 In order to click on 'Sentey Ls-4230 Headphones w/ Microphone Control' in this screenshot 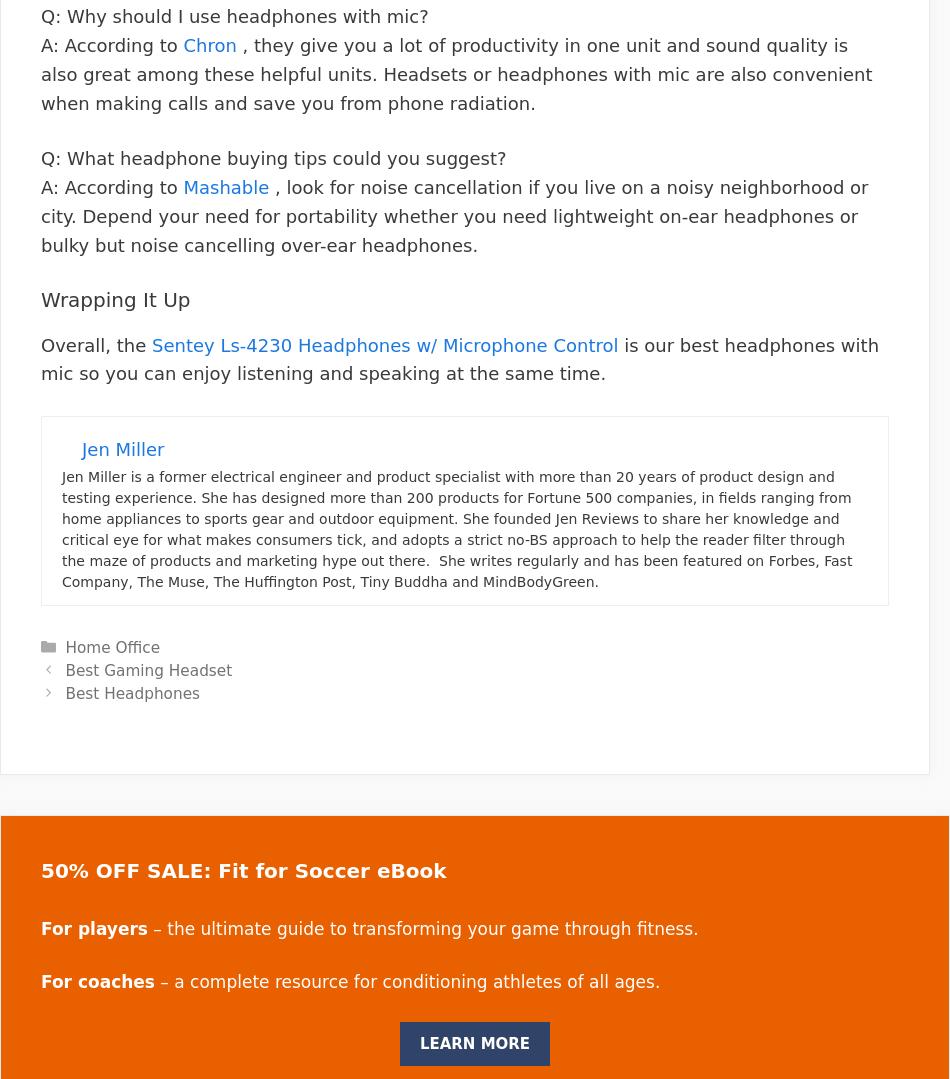, I will do `click(384, 344)`.